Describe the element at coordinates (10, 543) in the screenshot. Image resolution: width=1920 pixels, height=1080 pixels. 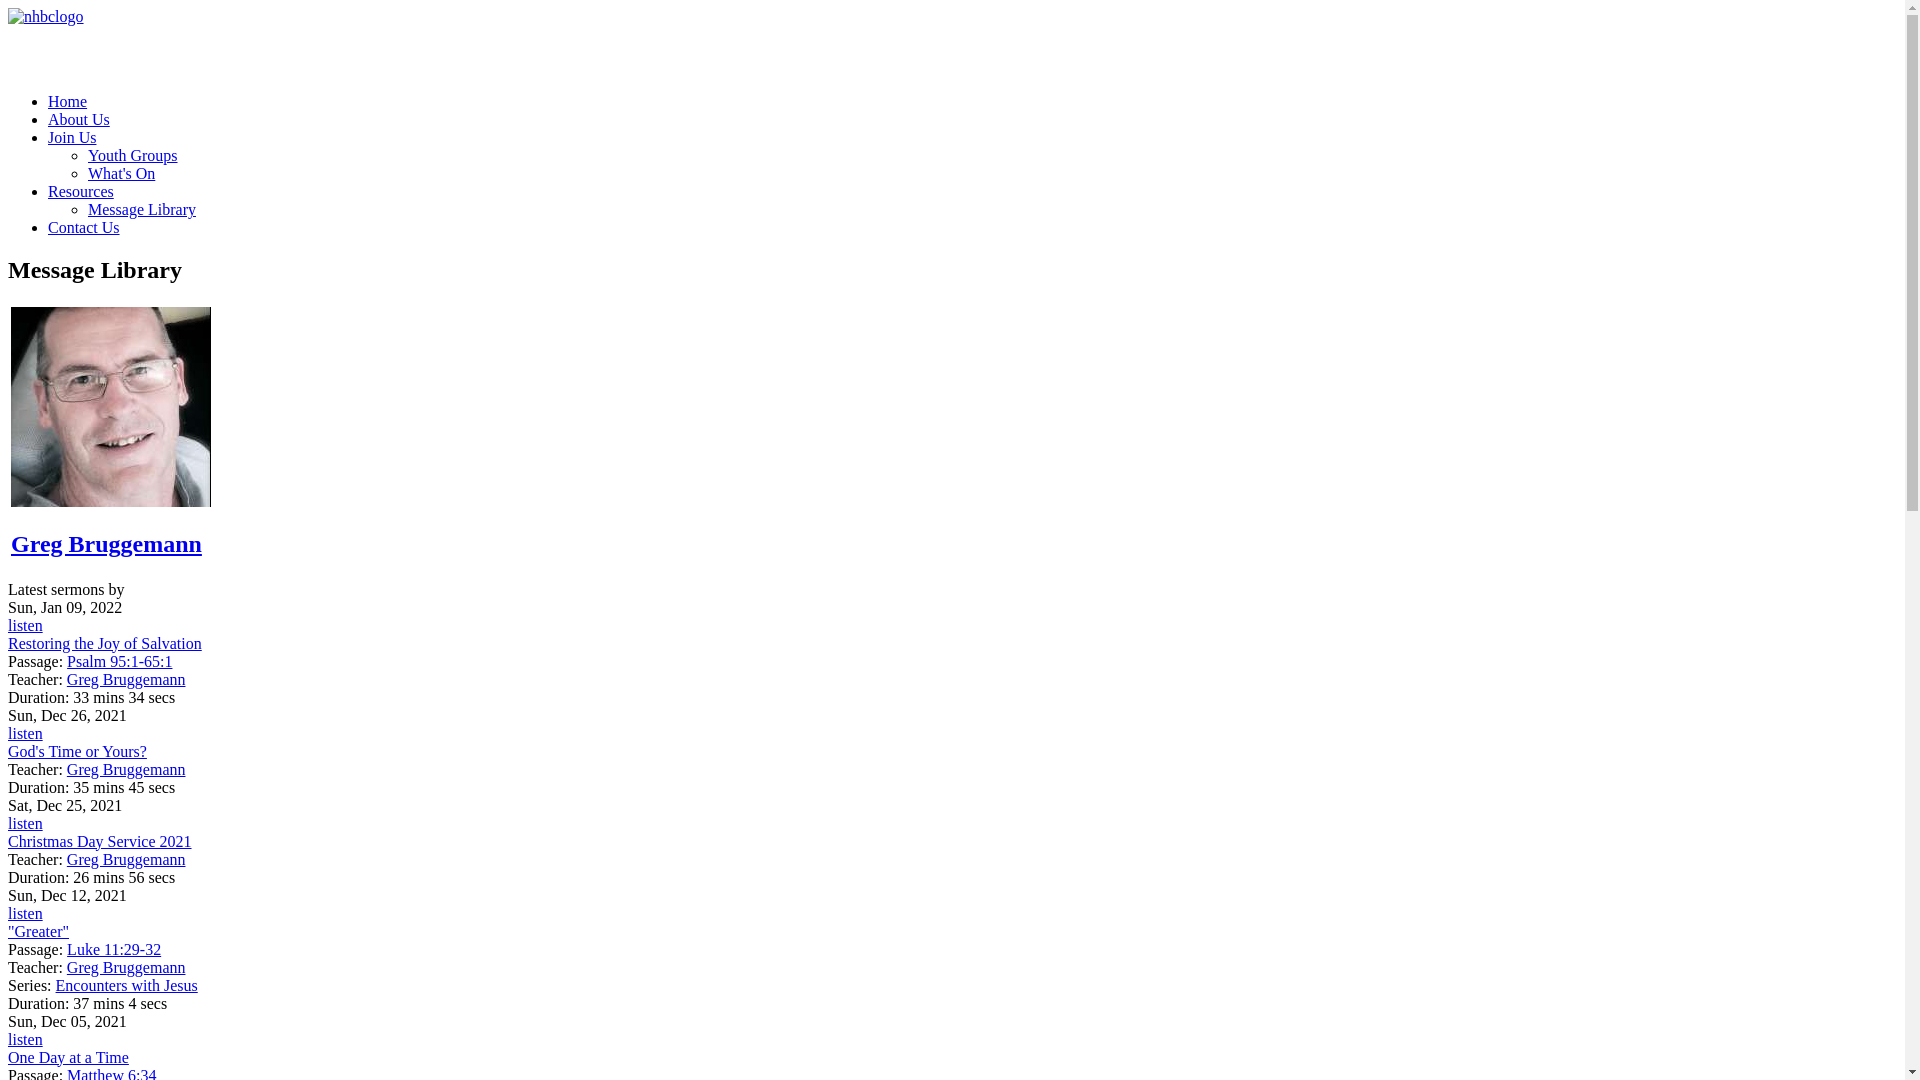
I see `'Greg Bruggemann'` at that location.